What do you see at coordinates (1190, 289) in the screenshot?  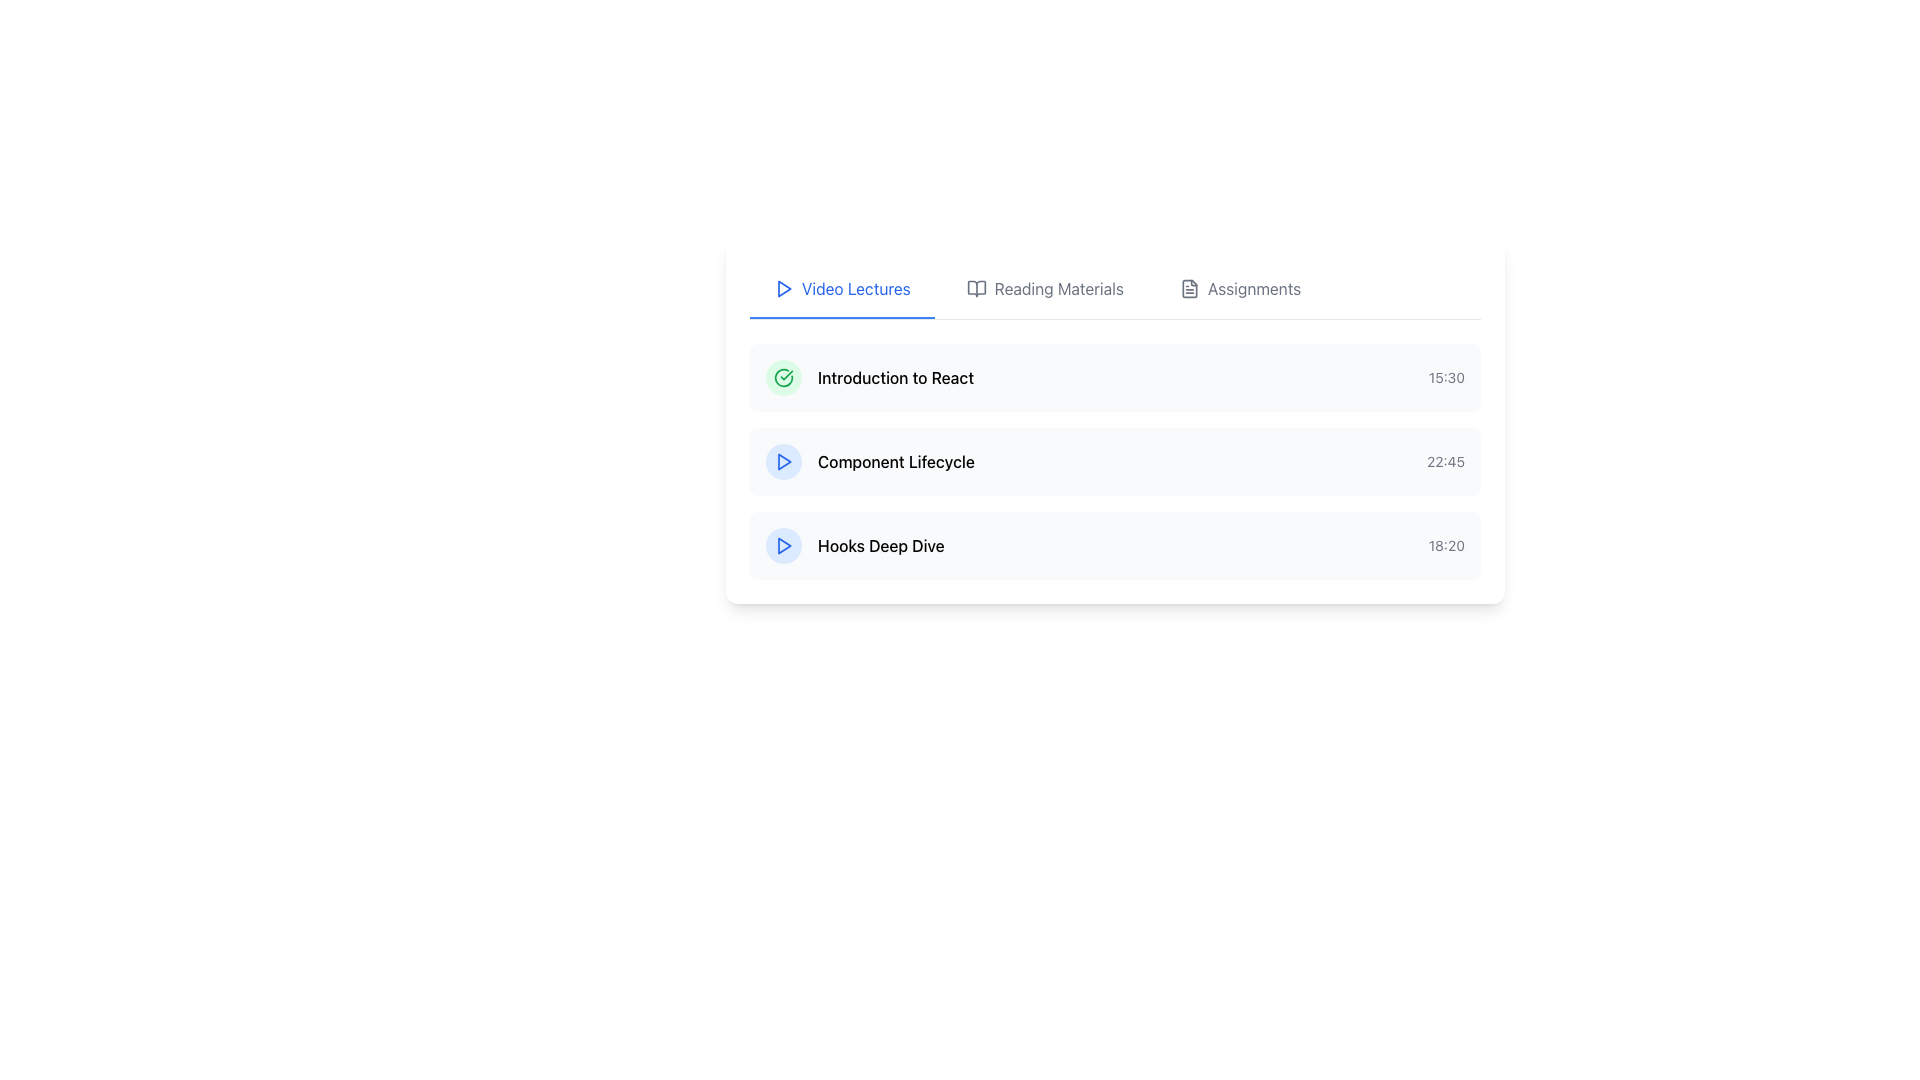 I see `document file icon located near the 'Assignments' text label in the top-right section of the interface` at bounding box center [1190, 289].